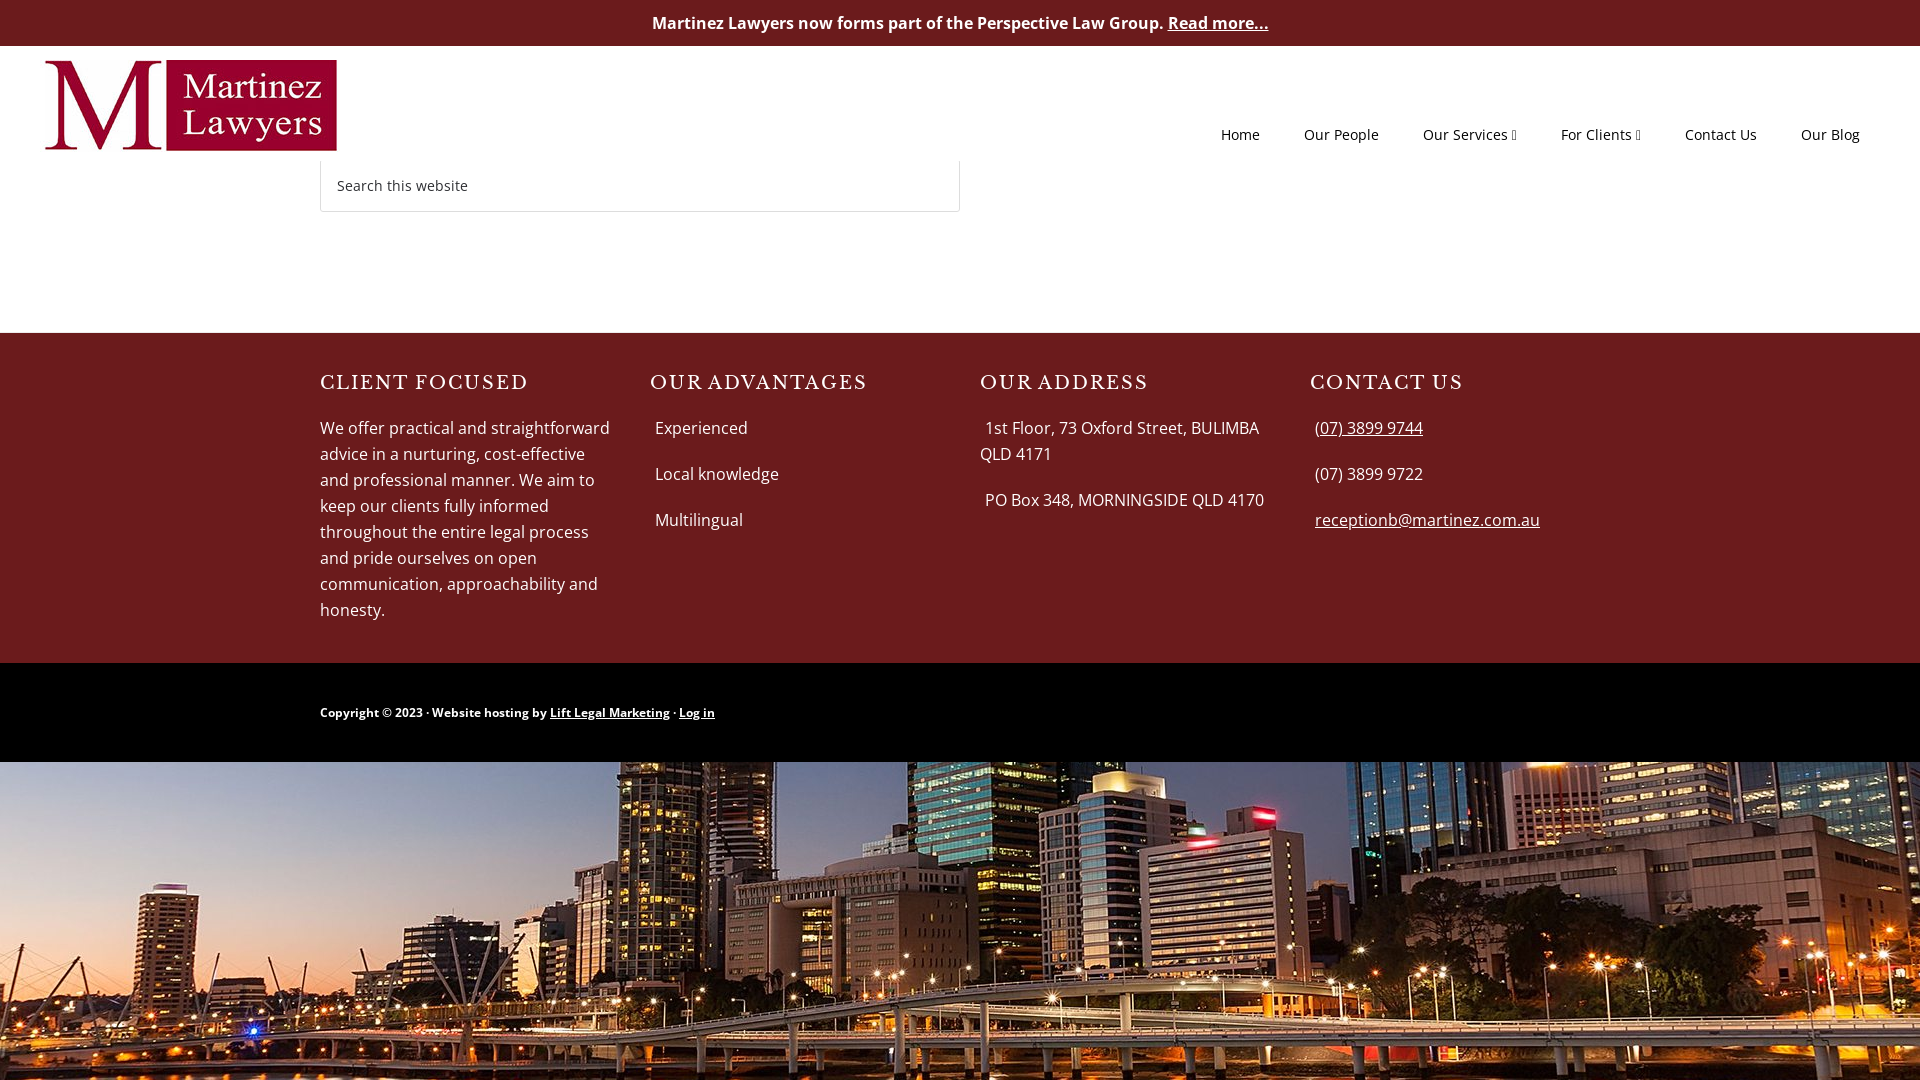  Describe the element at coordinates (1720, 135) in the screenshot. I see `'Contact Us'` at that location.